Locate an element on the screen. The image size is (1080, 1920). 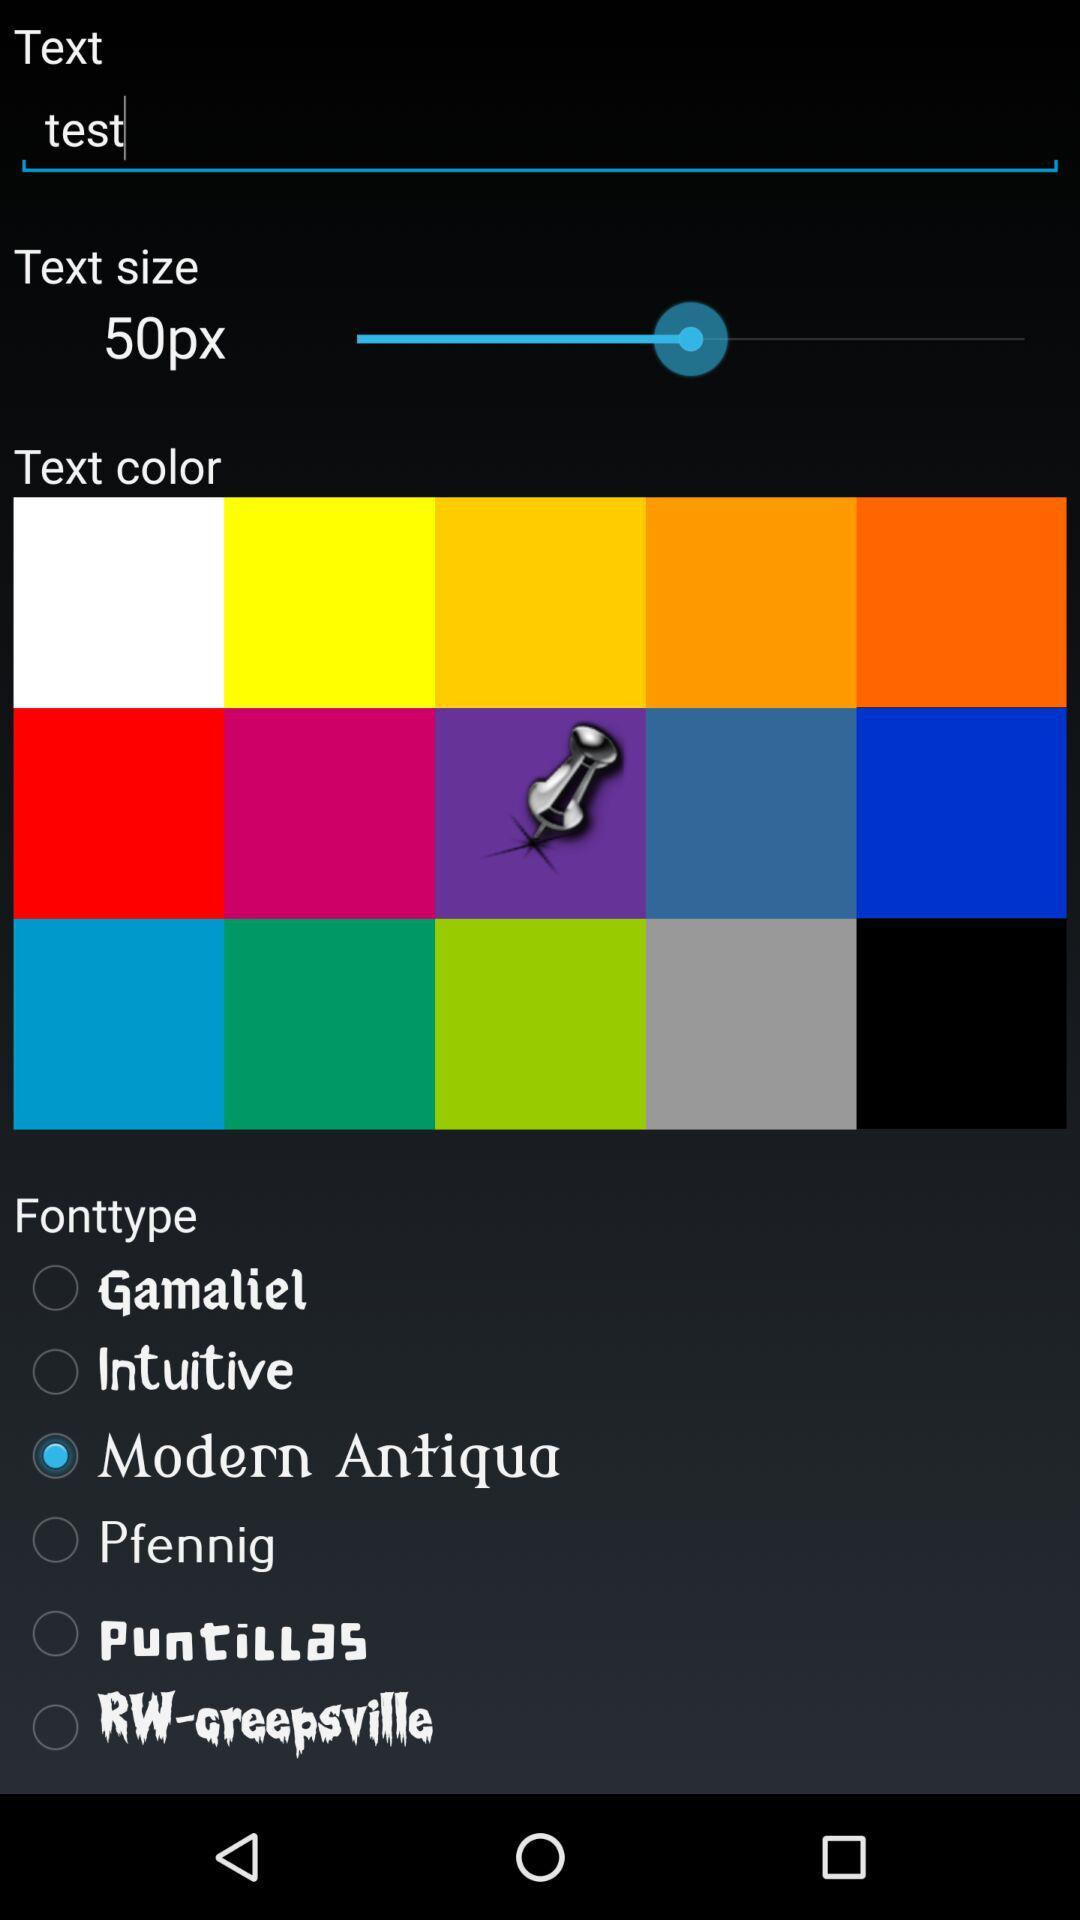
red is located at coordinates (118, 813).